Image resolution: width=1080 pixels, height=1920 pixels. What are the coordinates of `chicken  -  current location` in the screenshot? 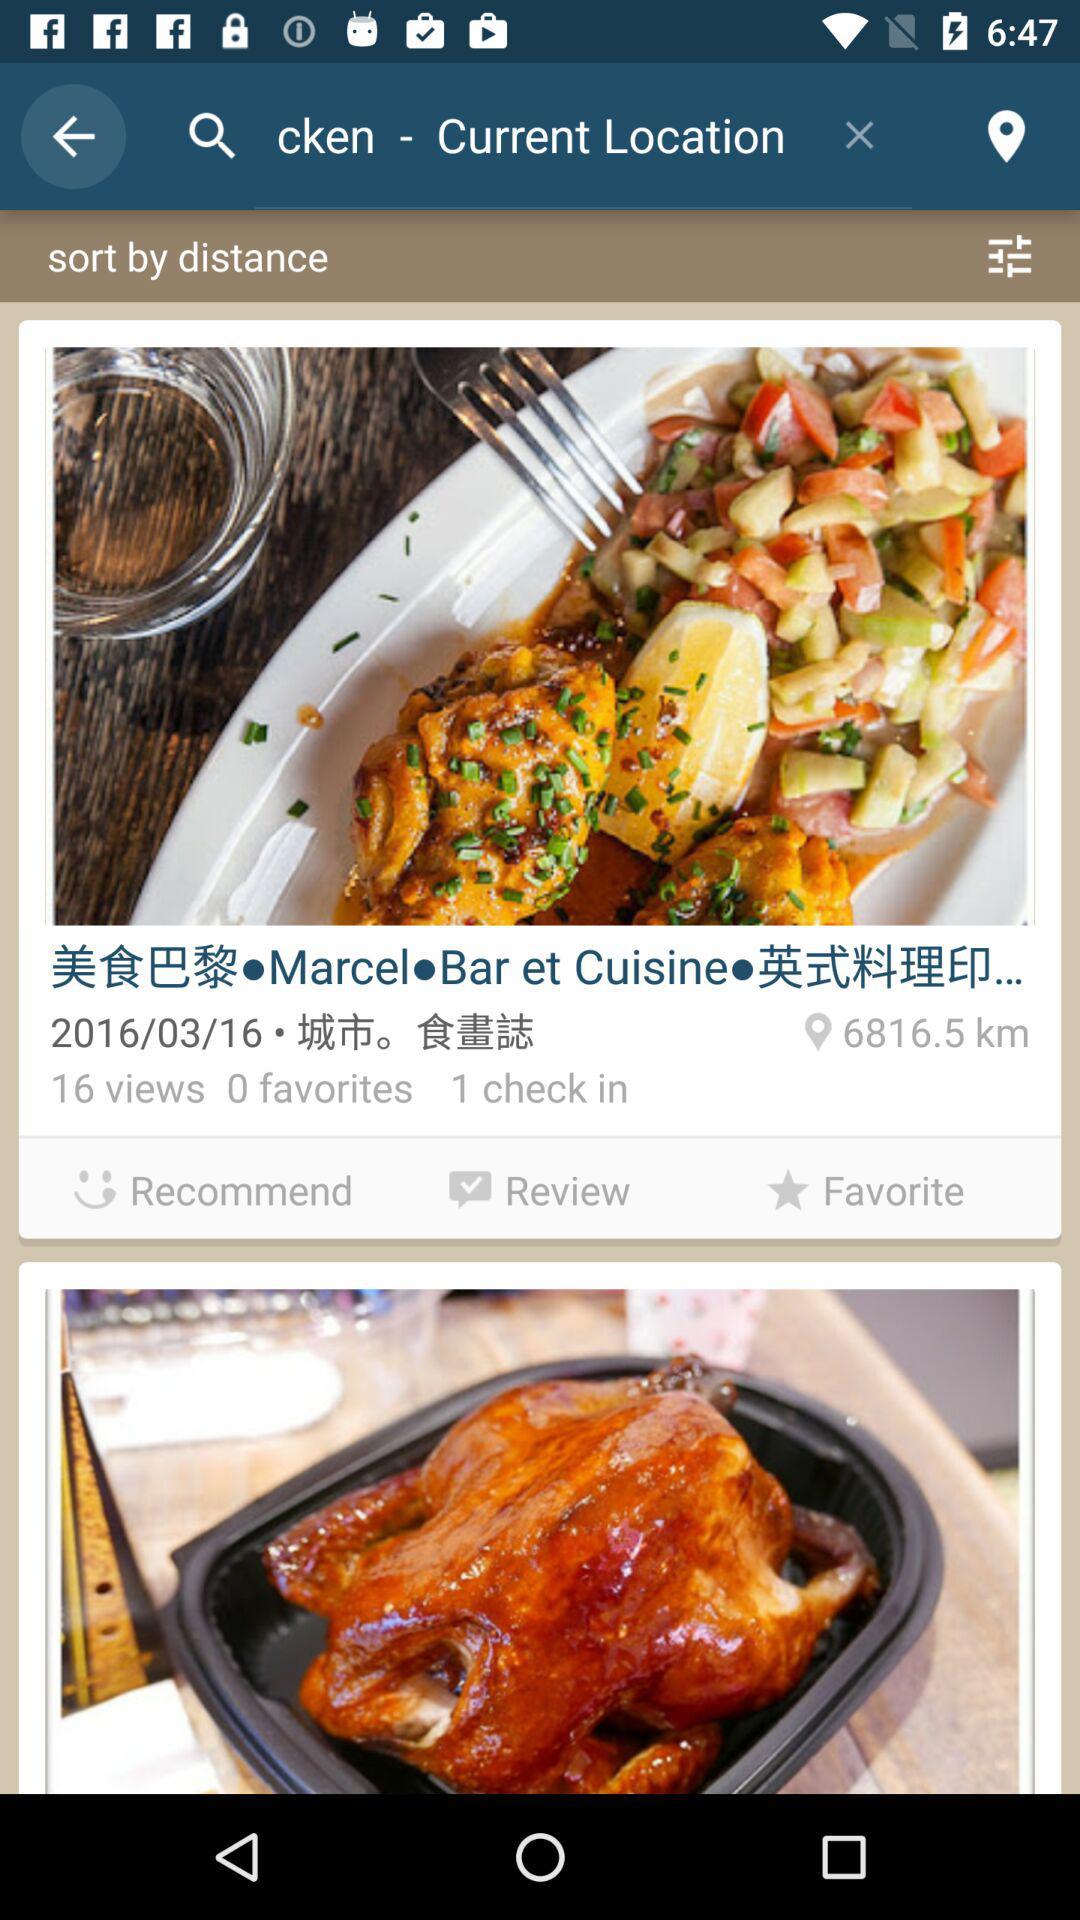 It's located at (530, 133).